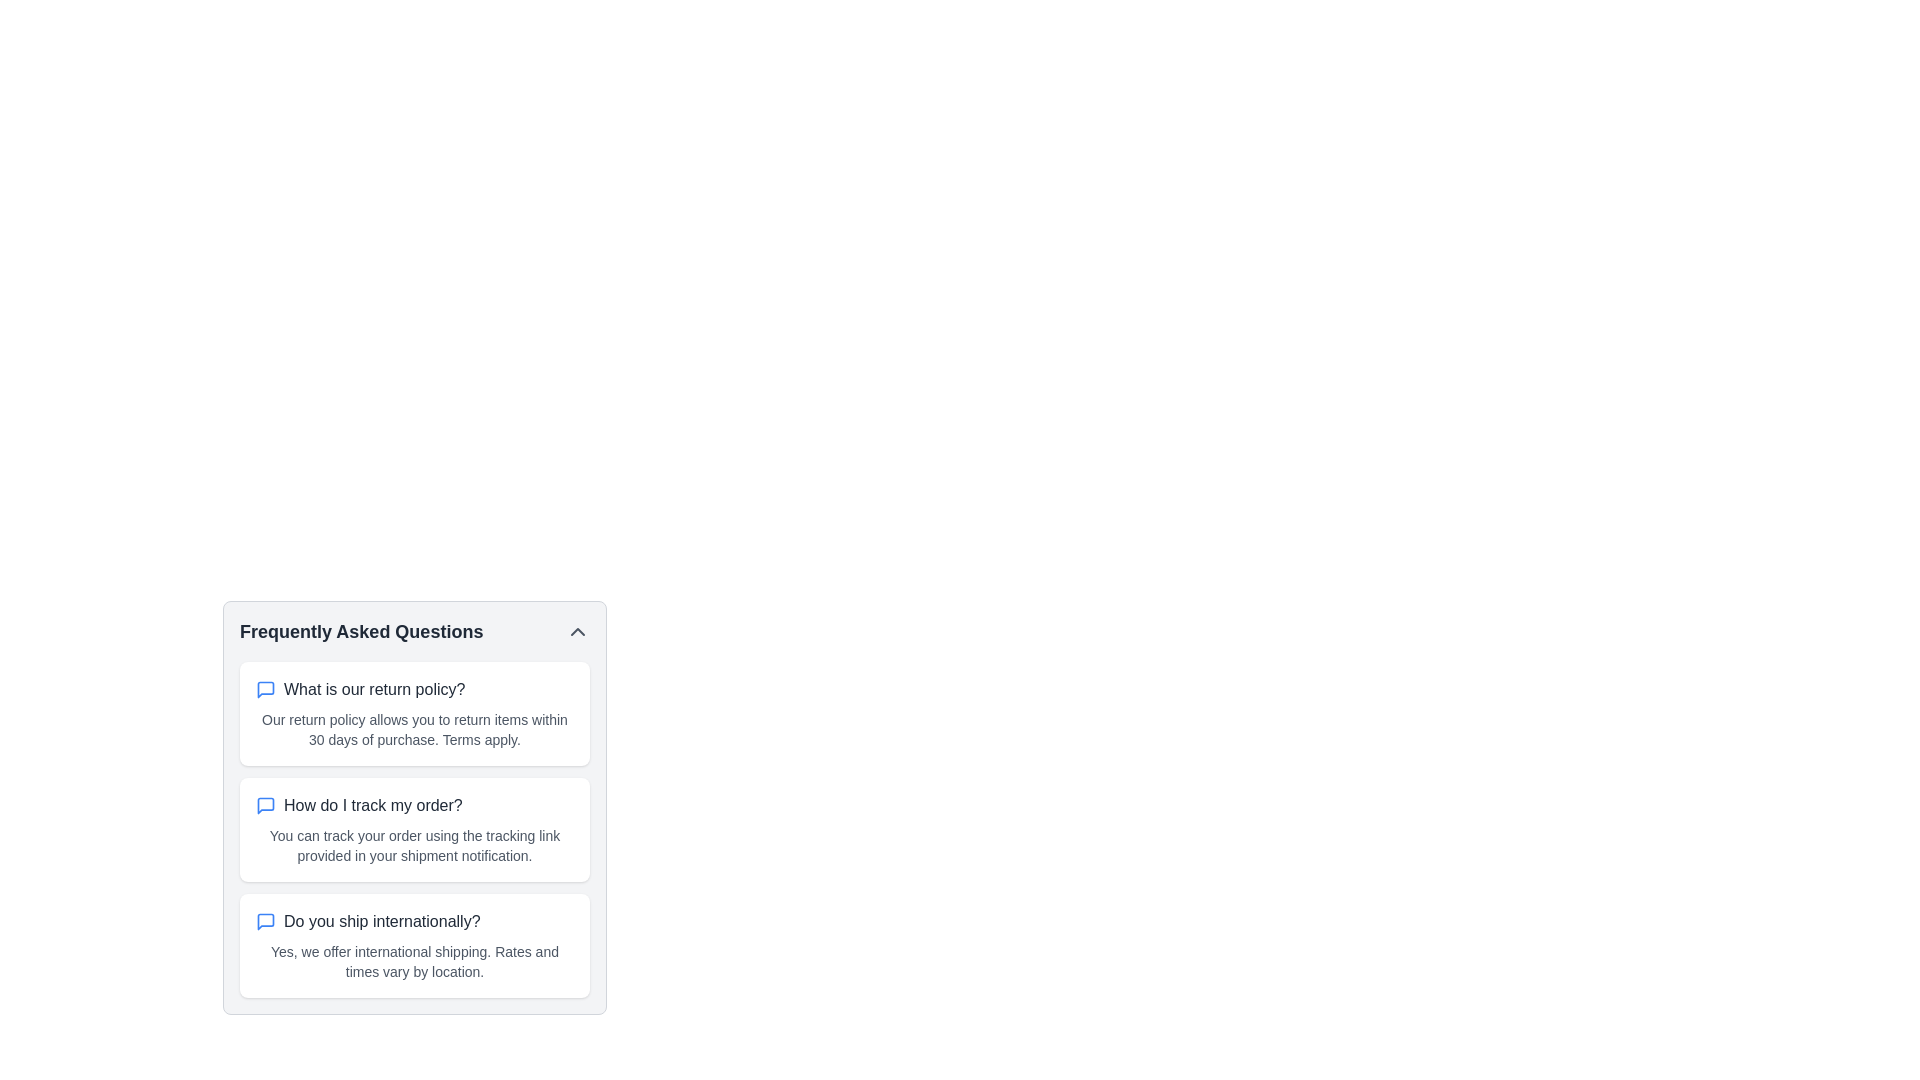  What do you see at coordinates (413, 805) in the screenshot?
I see `the second question in the FAQ list regarding tracking orders` at bounding box center [413, 805].